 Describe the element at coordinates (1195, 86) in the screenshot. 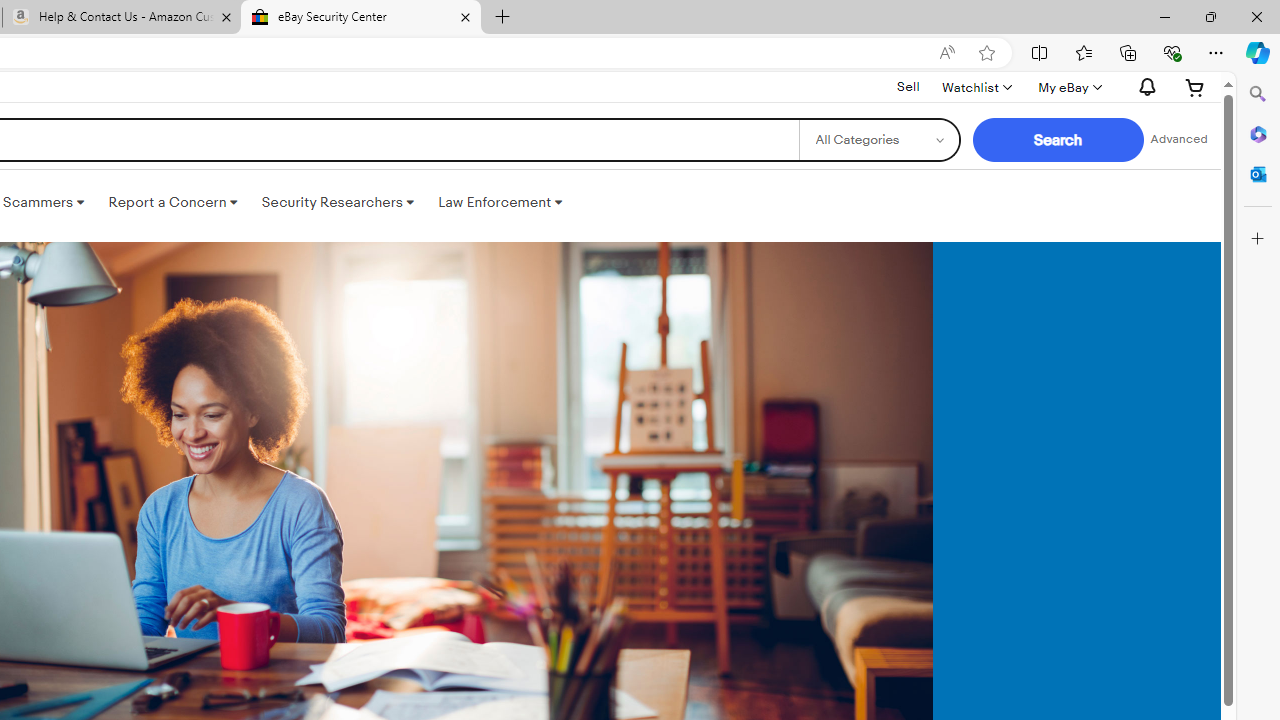

I see `'Expand Cart'` at that location.